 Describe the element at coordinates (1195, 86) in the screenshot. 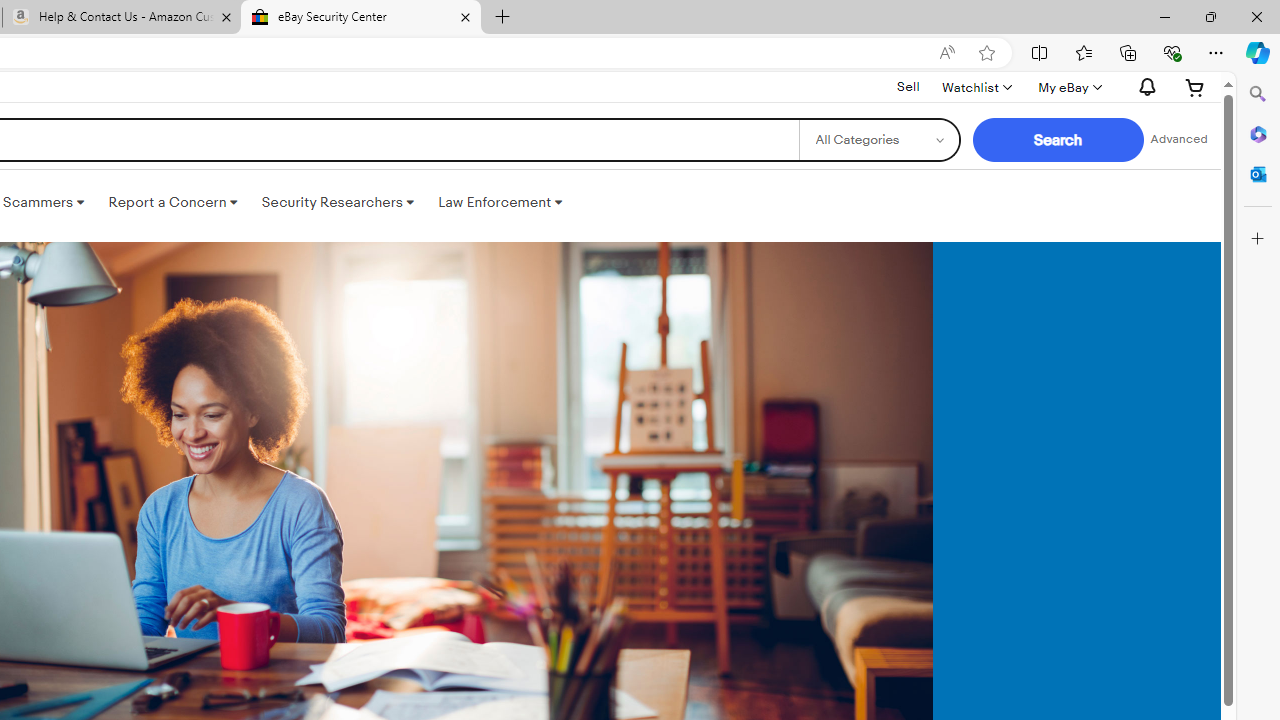

I see `'Expand Cart'` at that location.